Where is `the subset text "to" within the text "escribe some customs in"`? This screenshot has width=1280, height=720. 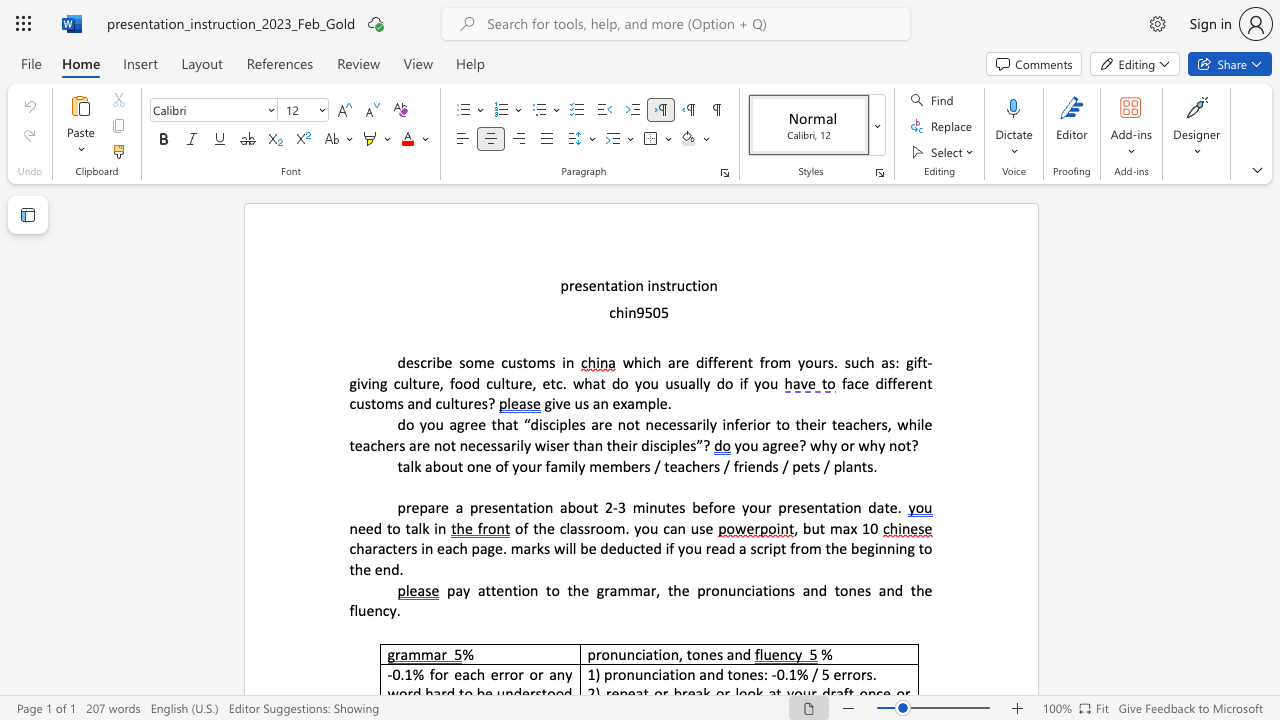 the subset text "to" within the text "escribe some customs in" is located at coordinates (522, 362).